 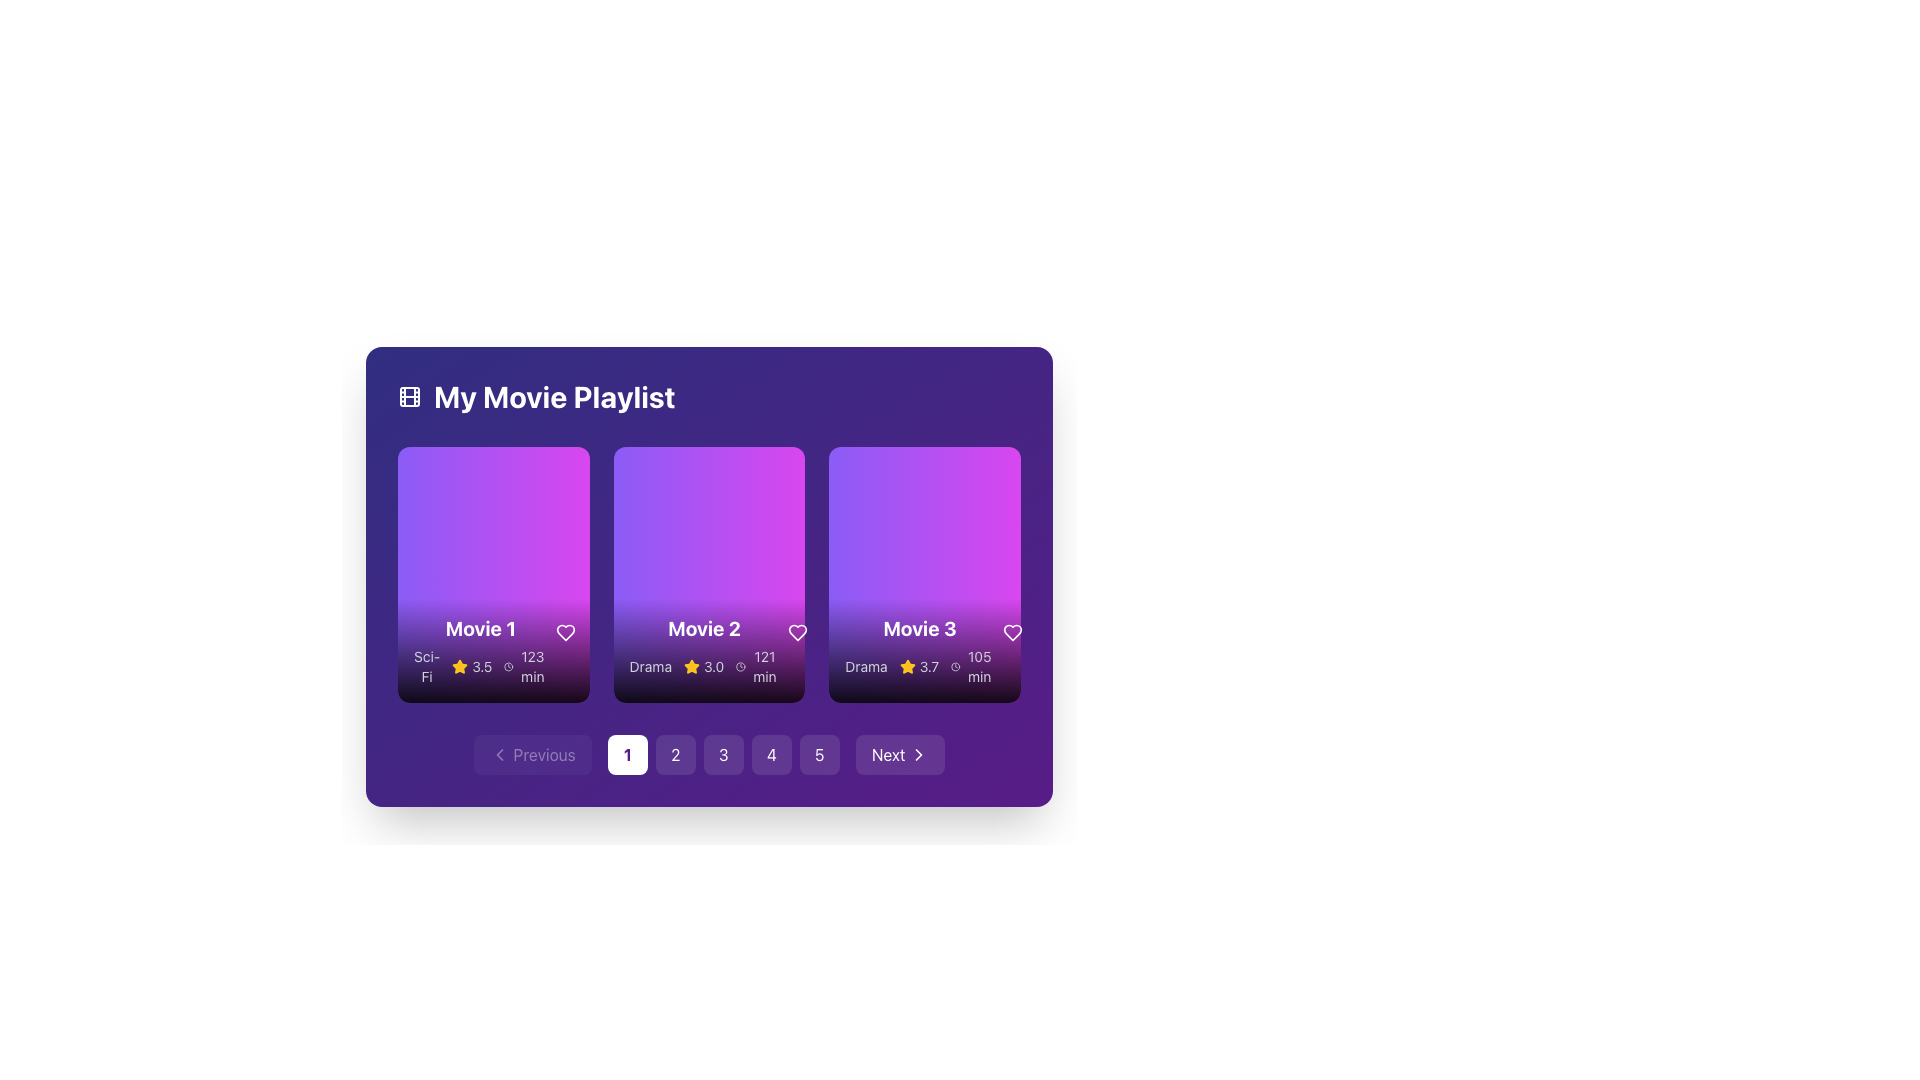 I want to click on the circular button with the number '5' at its center, so click(x=819, y=755).